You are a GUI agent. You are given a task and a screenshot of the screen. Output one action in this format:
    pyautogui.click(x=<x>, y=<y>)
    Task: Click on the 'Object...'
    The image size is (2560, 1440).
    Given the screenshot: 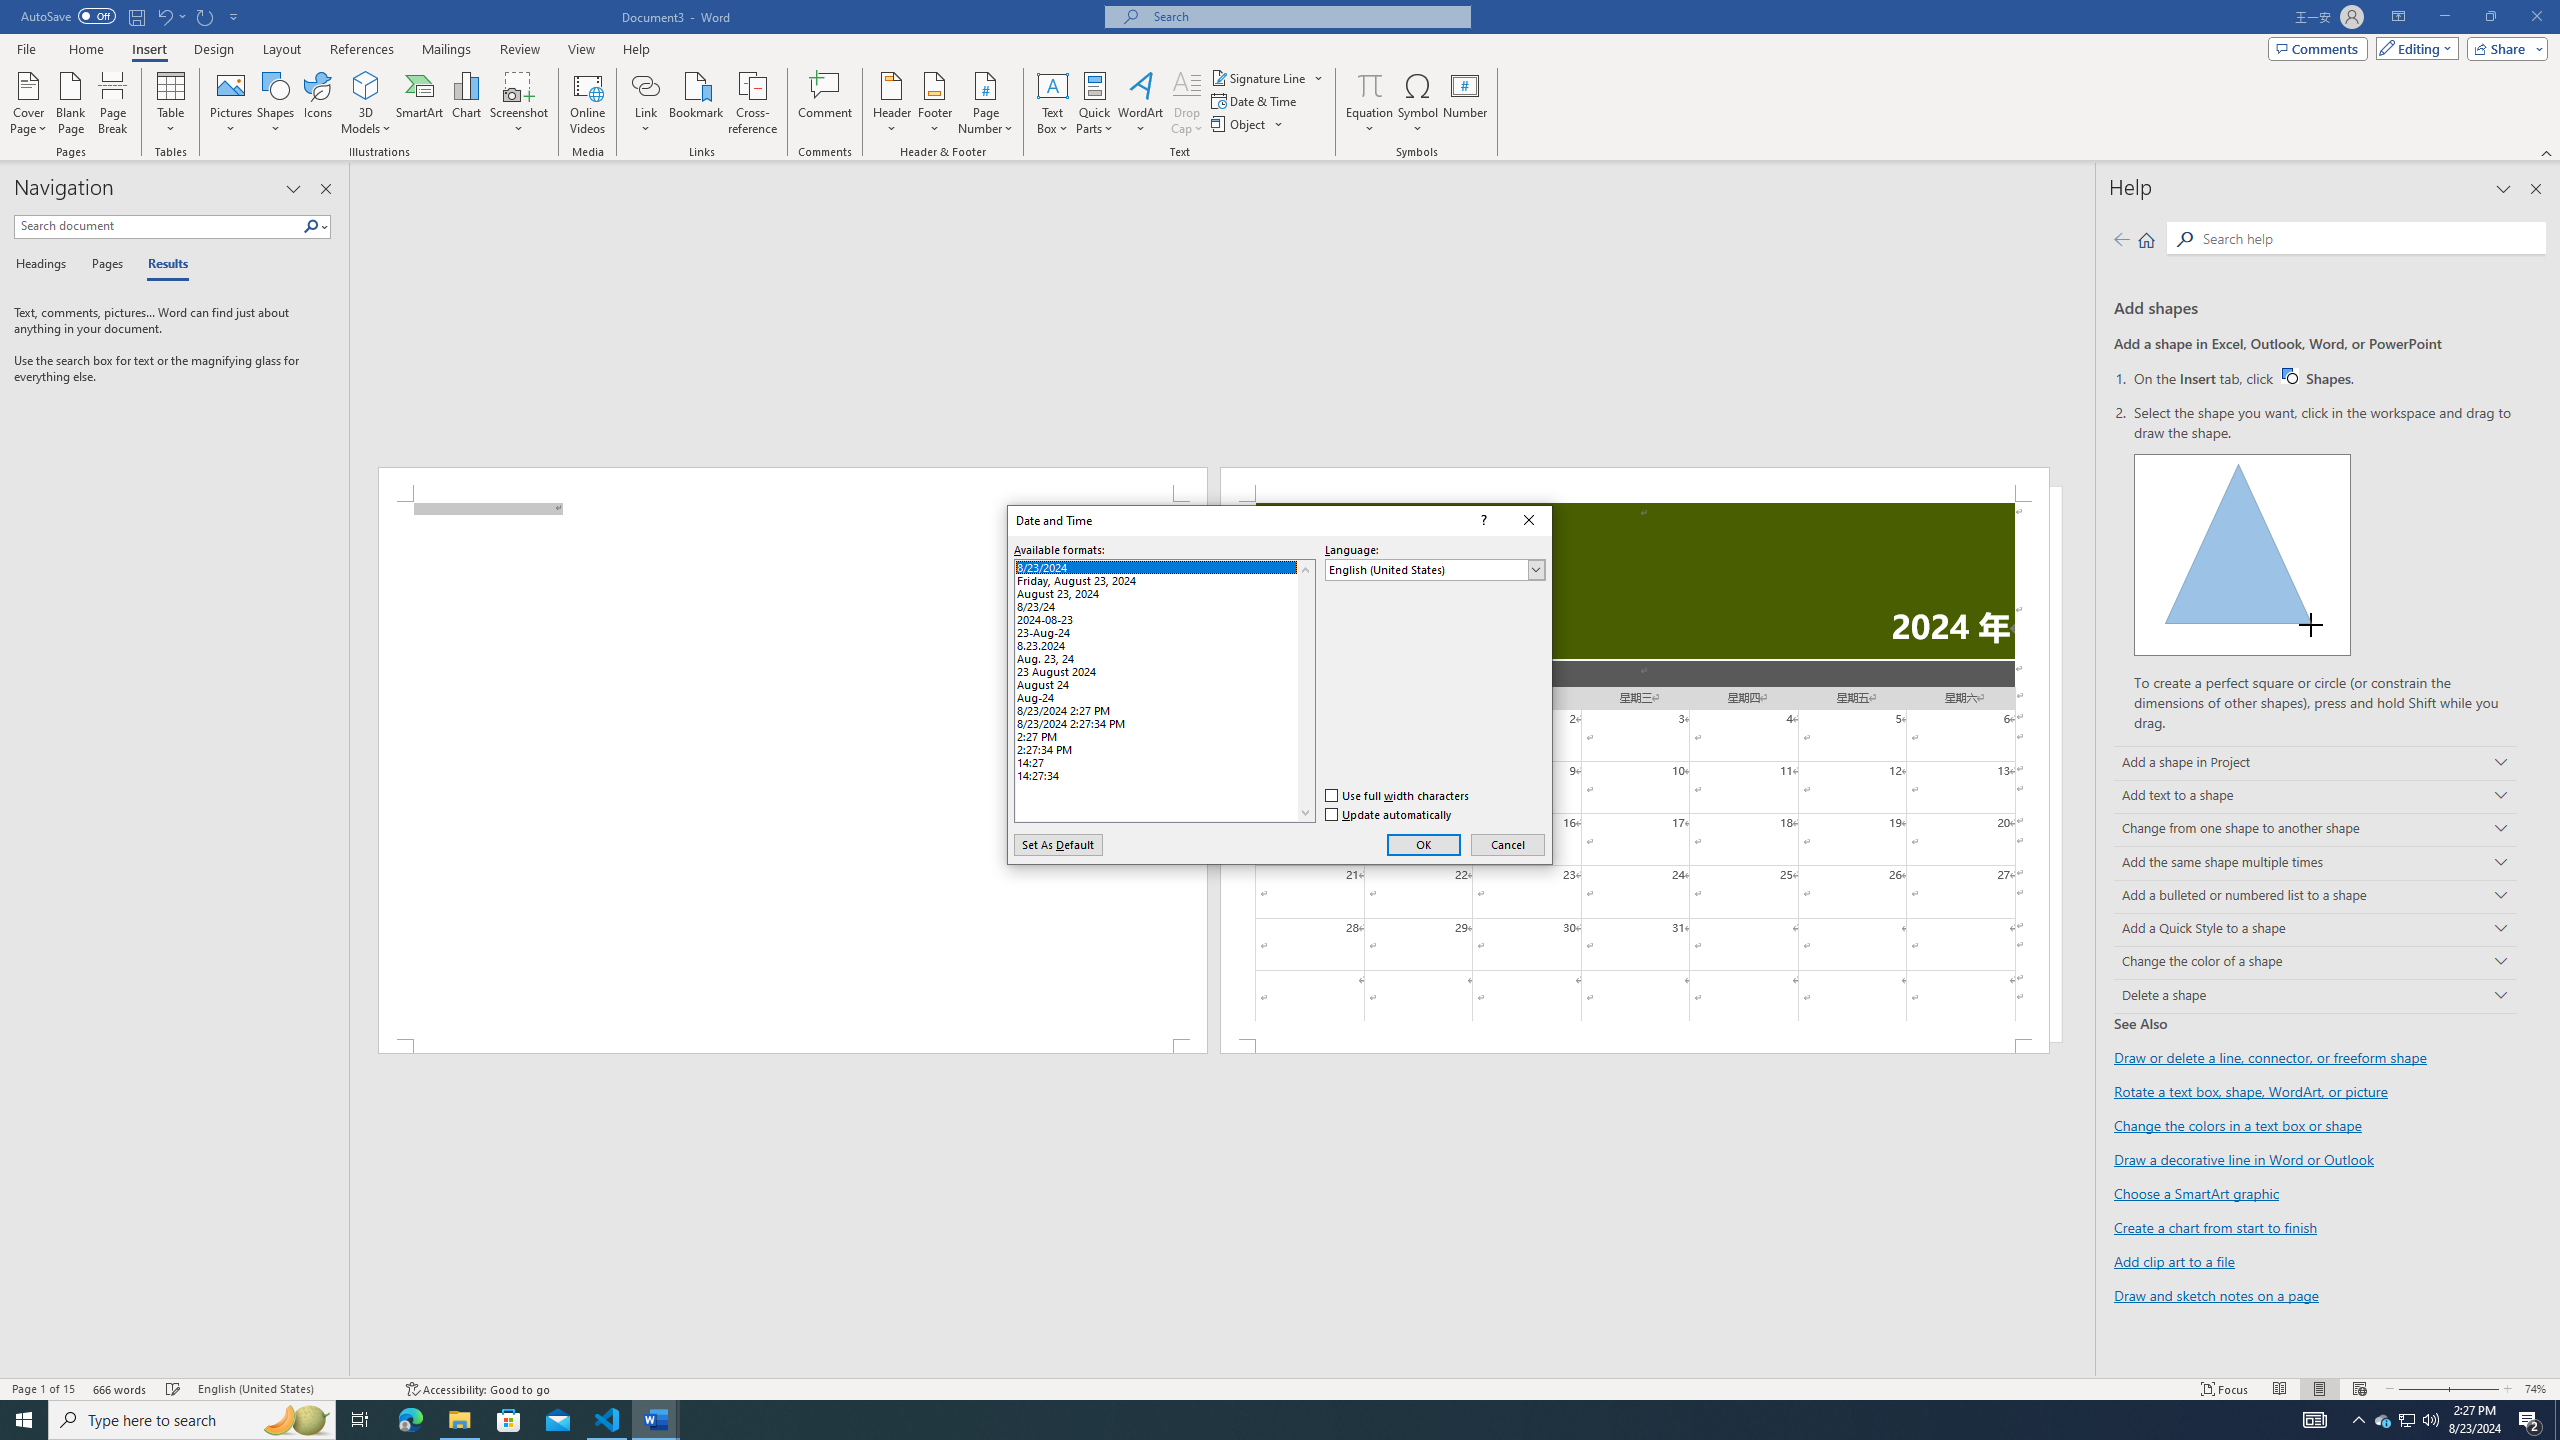 What is the action you would take?
    pyautogui.click(x=1239, y=122)
    